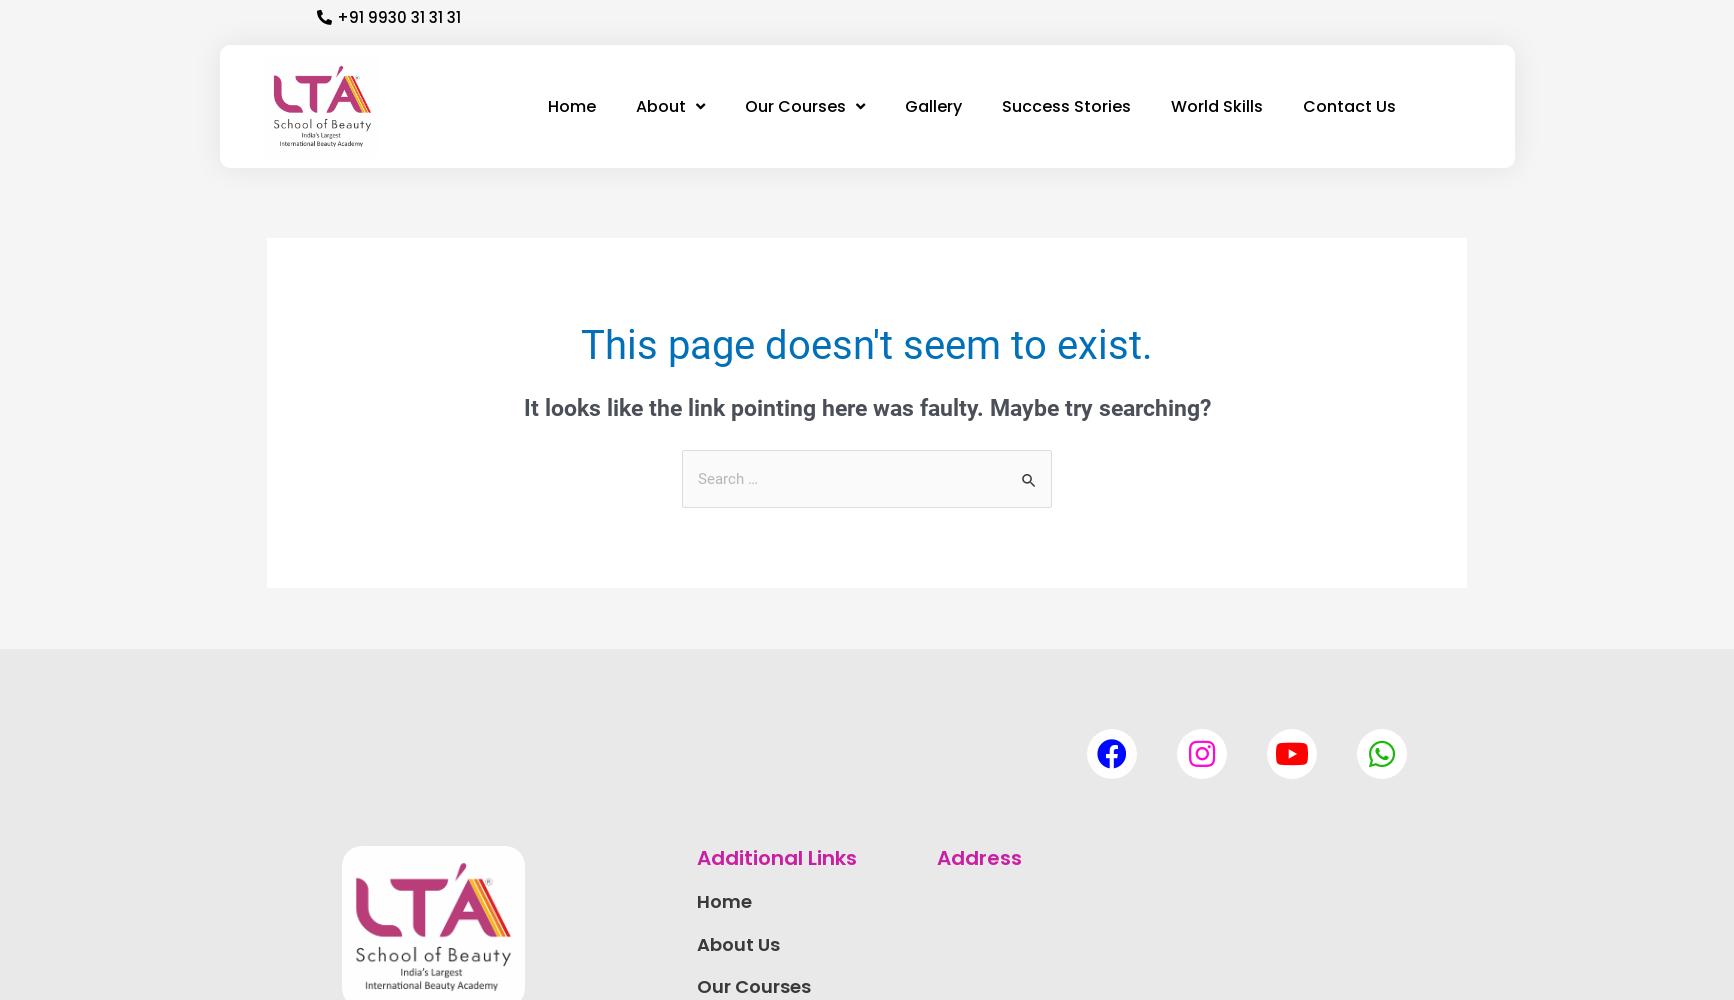 This screenshot has width=1734, height=1000. I want to click on 'Additional Links', so click(774, 857).